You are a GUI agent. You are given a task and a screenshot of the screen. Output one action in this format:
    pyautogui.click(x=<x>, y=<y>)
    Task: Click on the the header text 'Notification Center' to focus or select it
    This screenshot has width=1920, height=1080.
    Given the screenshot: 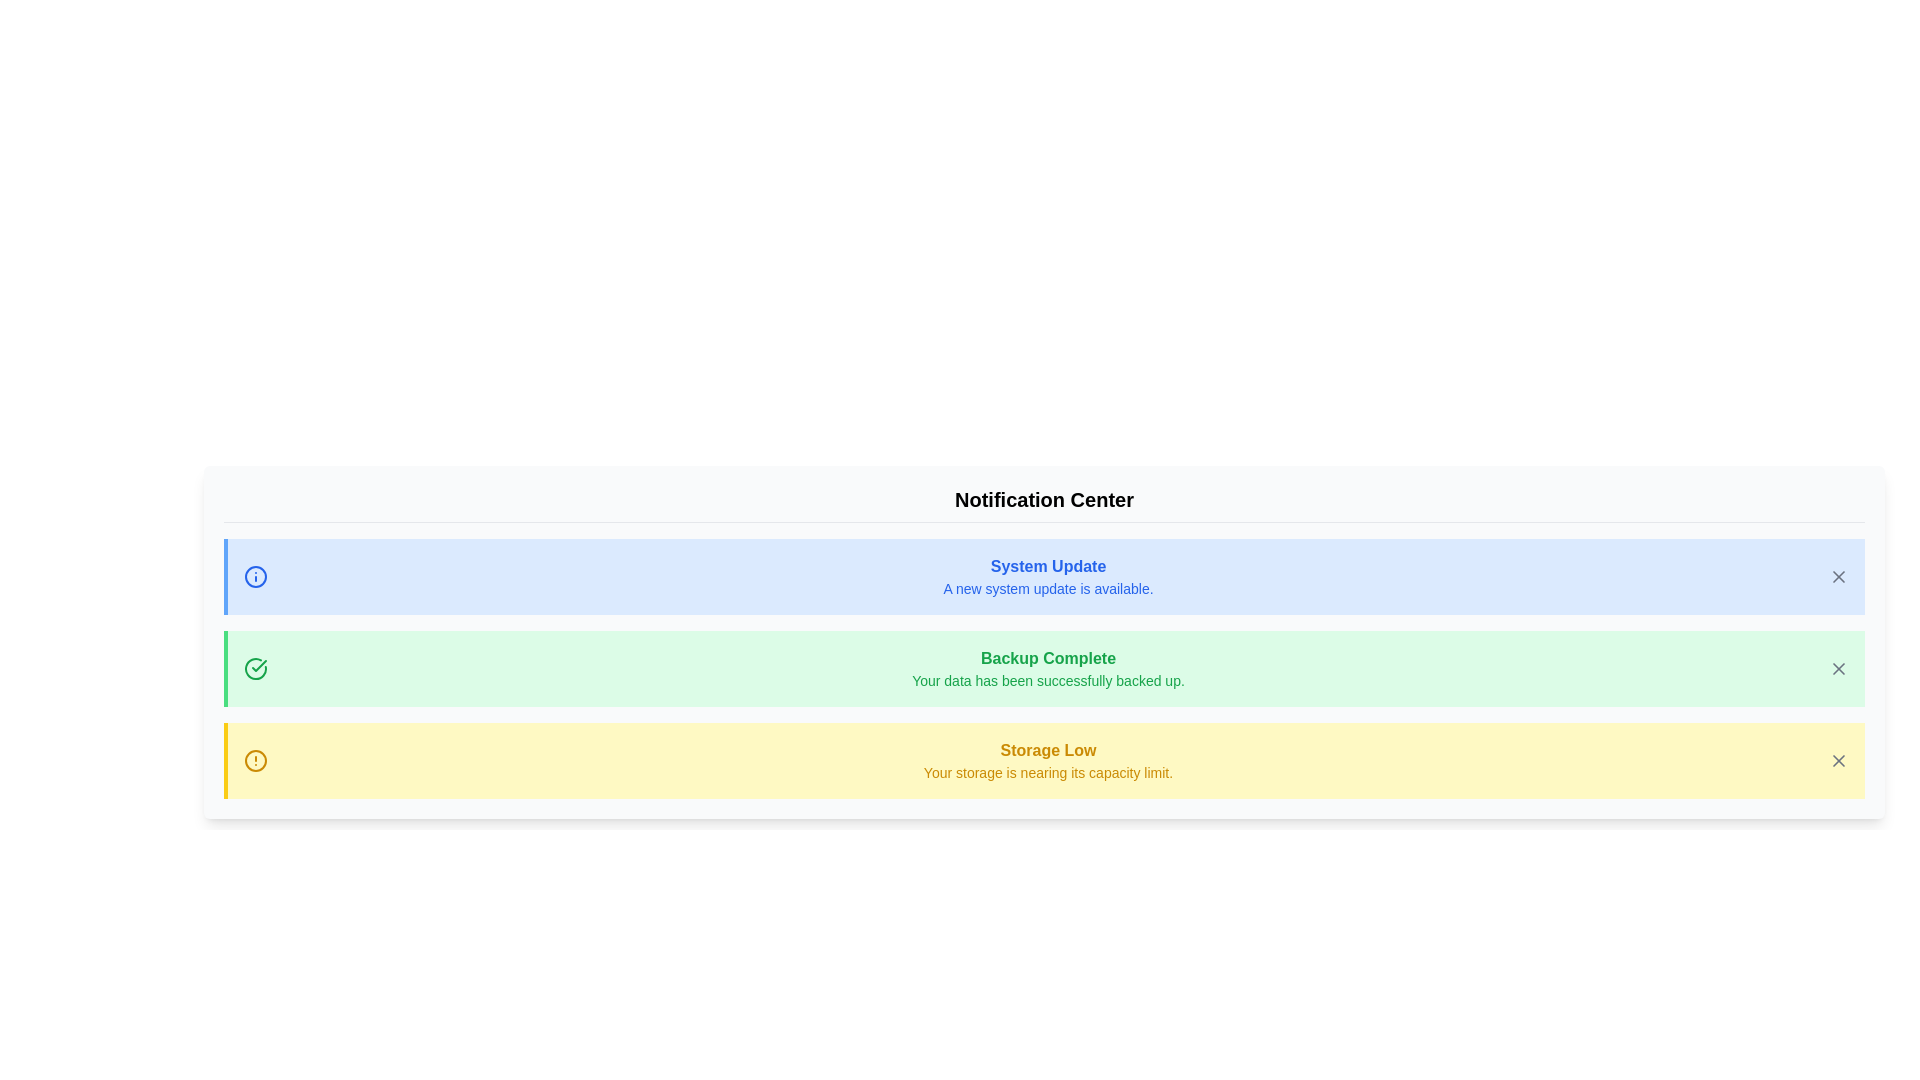 What is the action you would take?
    pyautogui.click(x=1043, y=499)
    